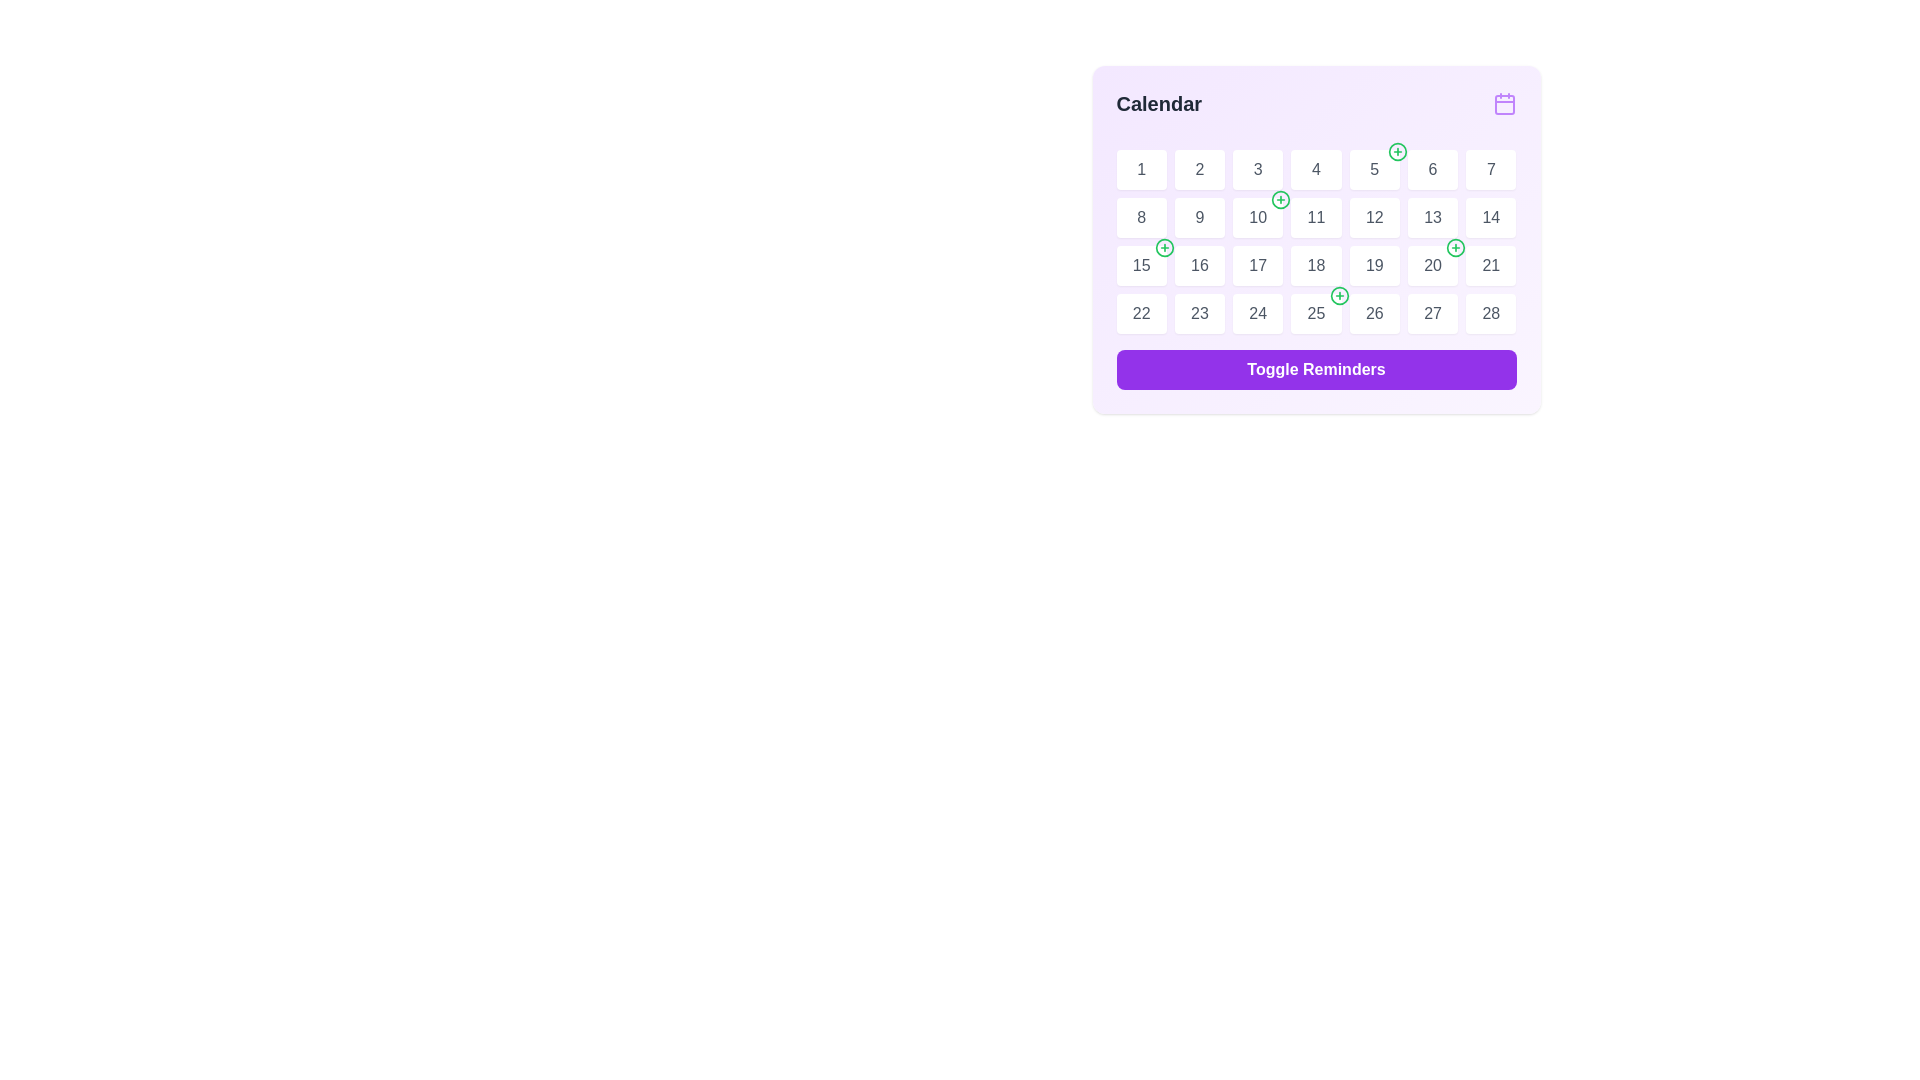 The height and width of the screenshot is (1080, 1920). Describe the element at coordinates (1491, 265) in the screenshot. I see `the static text element representing the 21st day in the calendar view, located in the third row and seventh column, adjacent to '20' and '28'` at that location.